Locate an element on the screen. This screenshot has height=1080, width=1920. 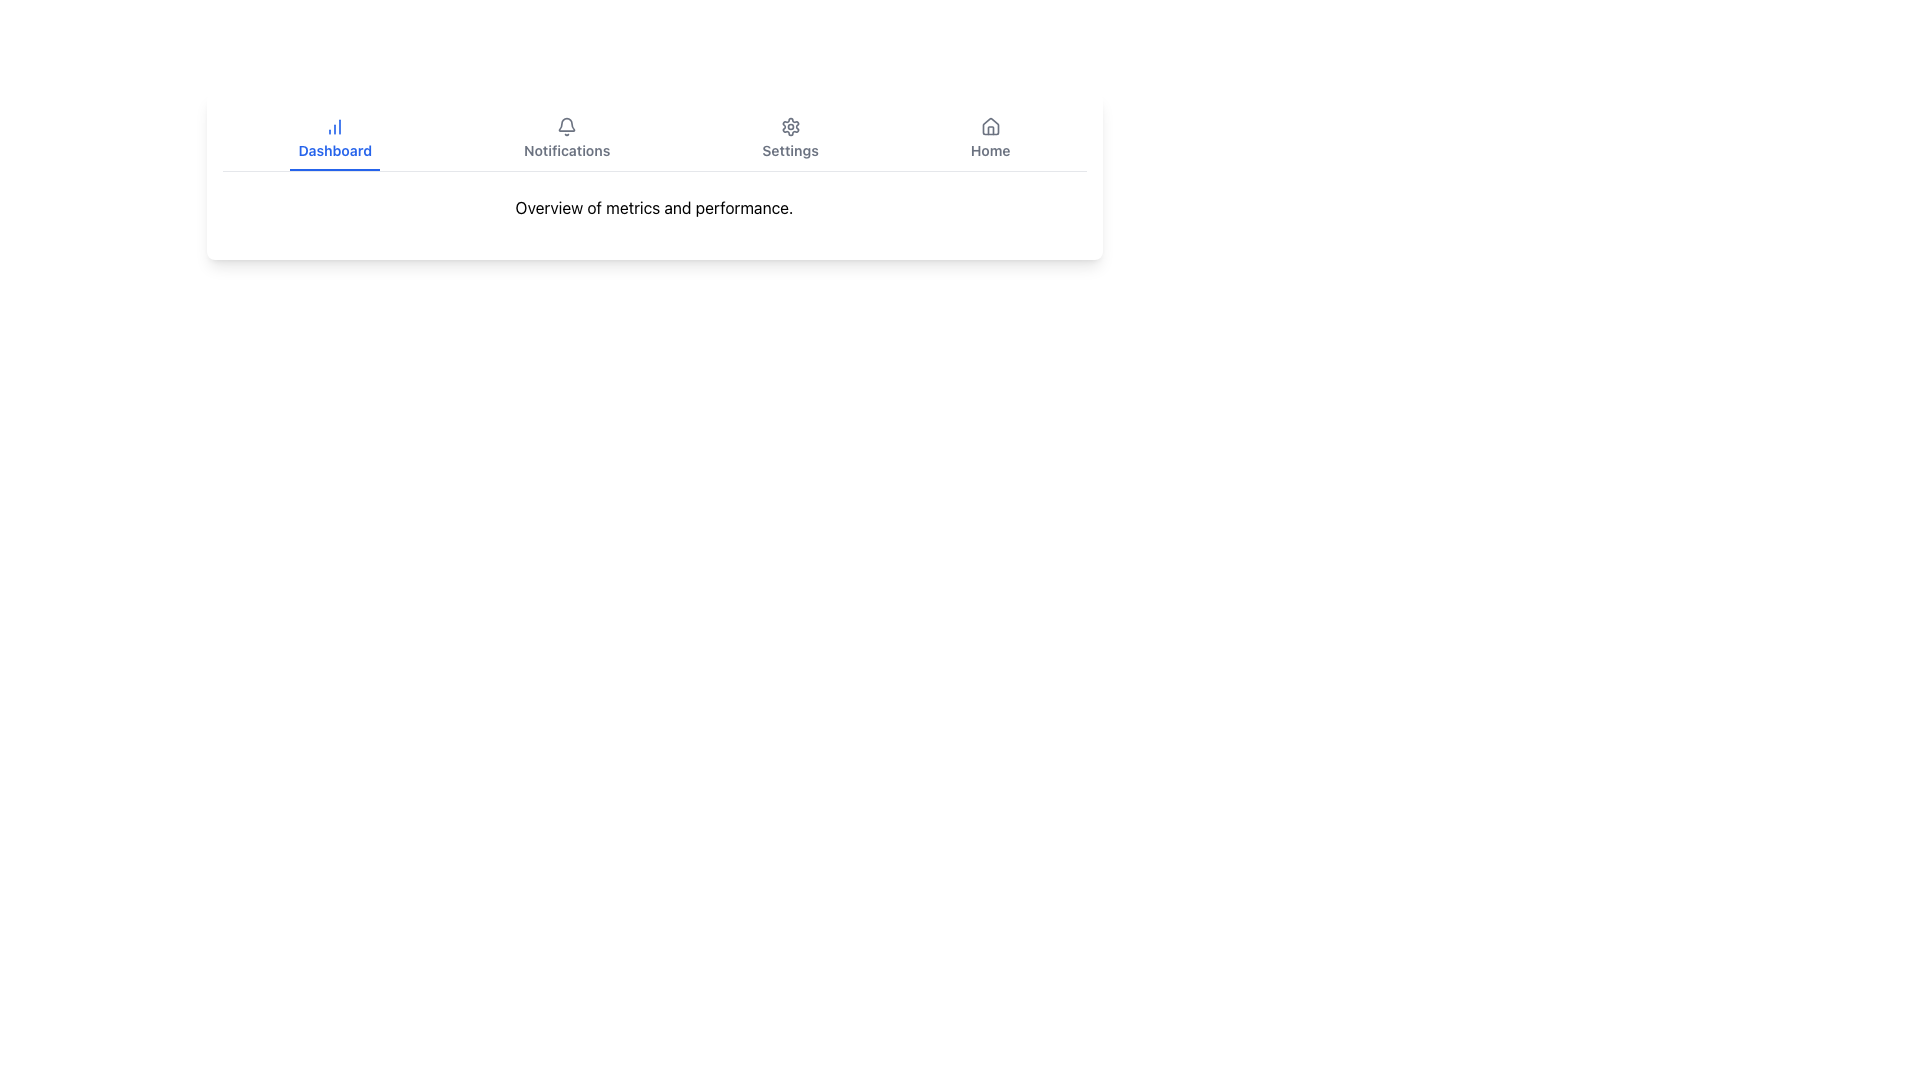
the column chart icon located in the top-center navigation bar above the text 'Dashboard' is located at coordinates (335, 127).